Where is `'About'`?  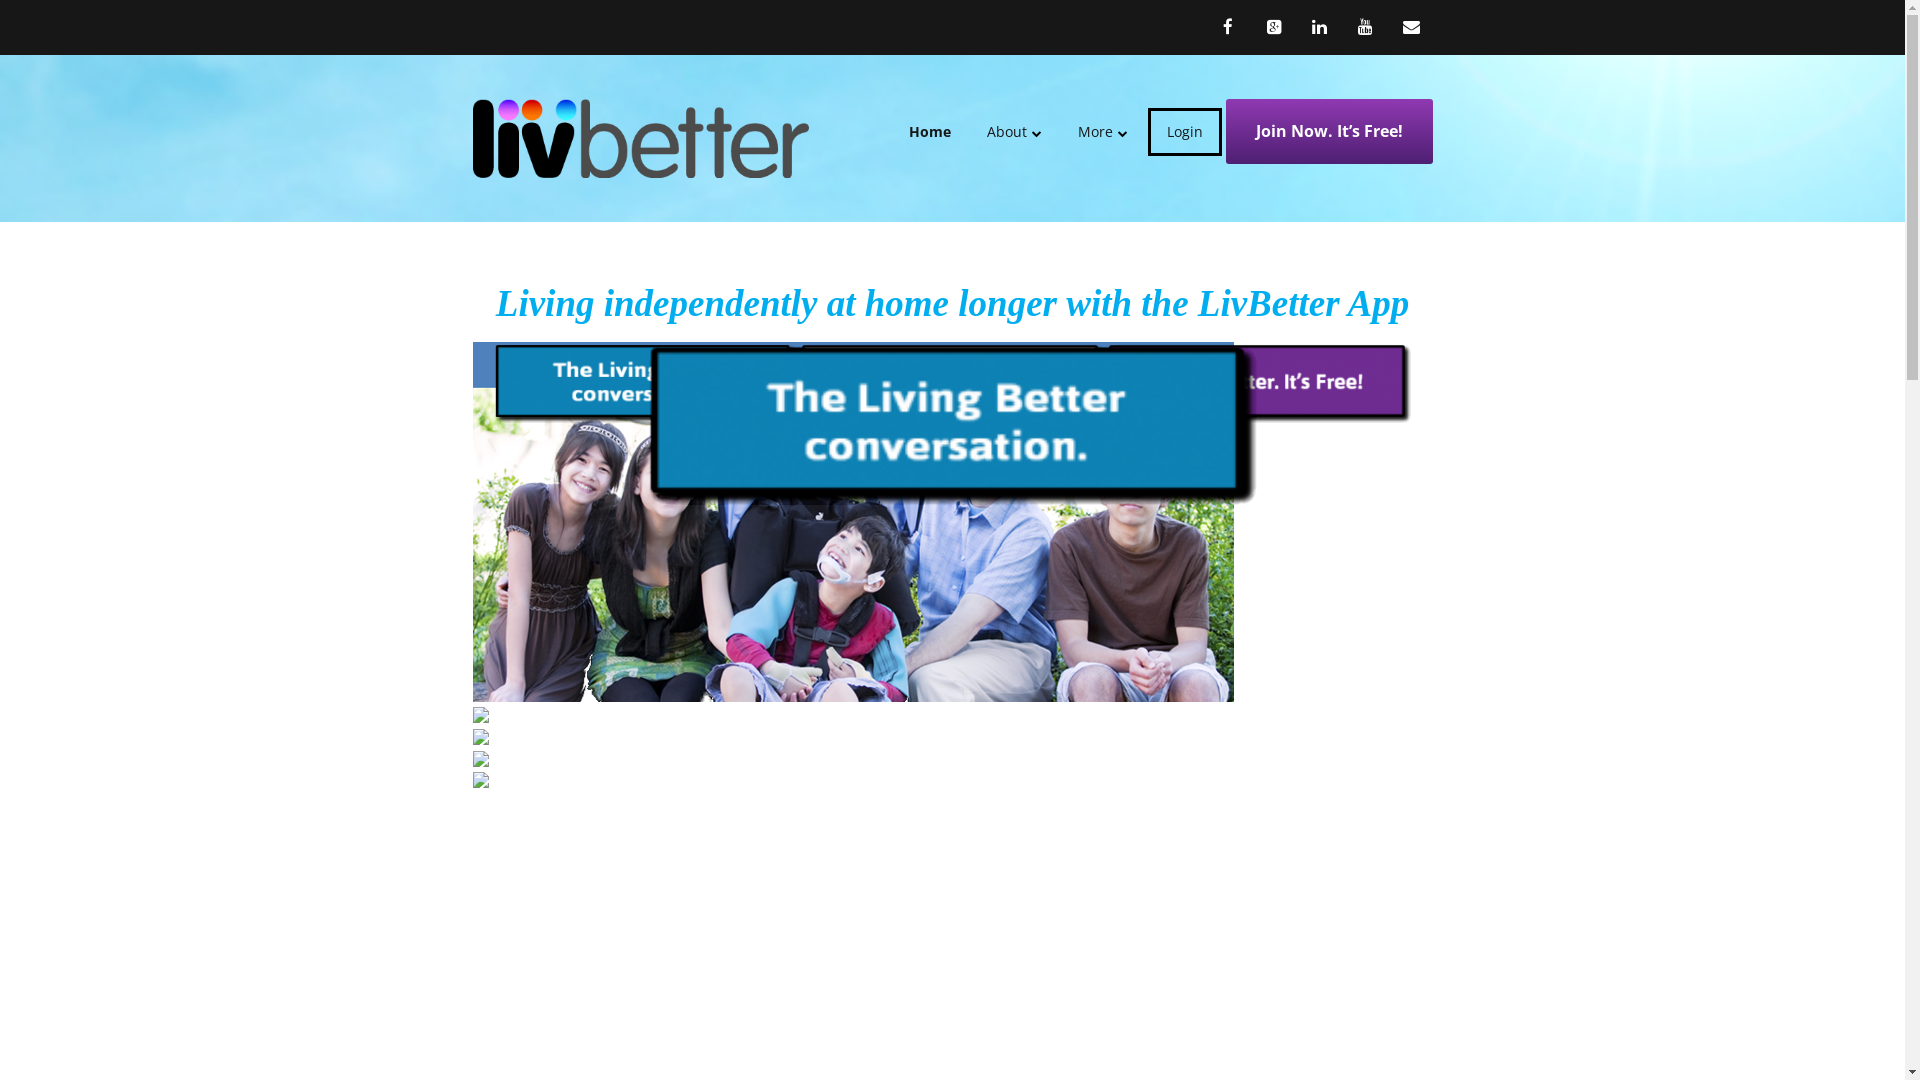 'About' is located at coordinates (1013, 131).